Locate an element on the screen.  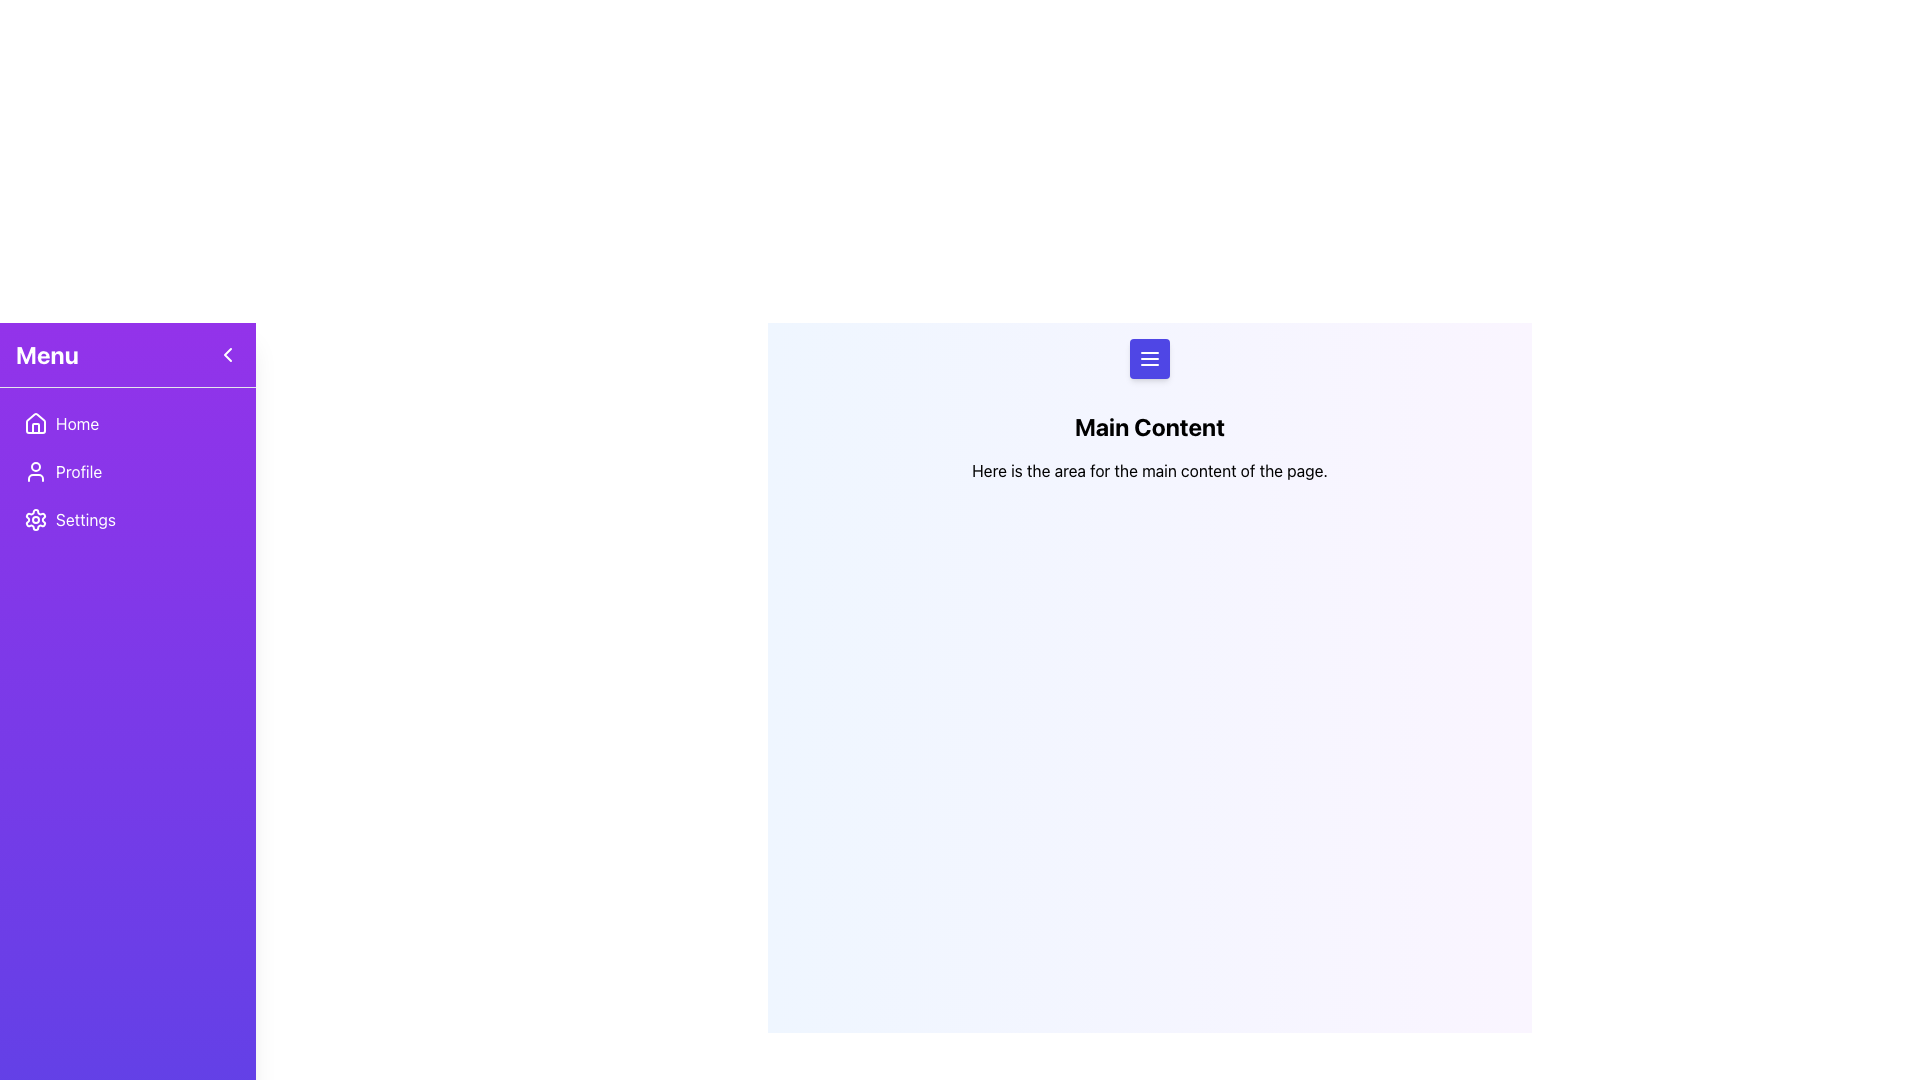
the Profile icon located in the left vertical menu bar is located at coordinates (35, 471).